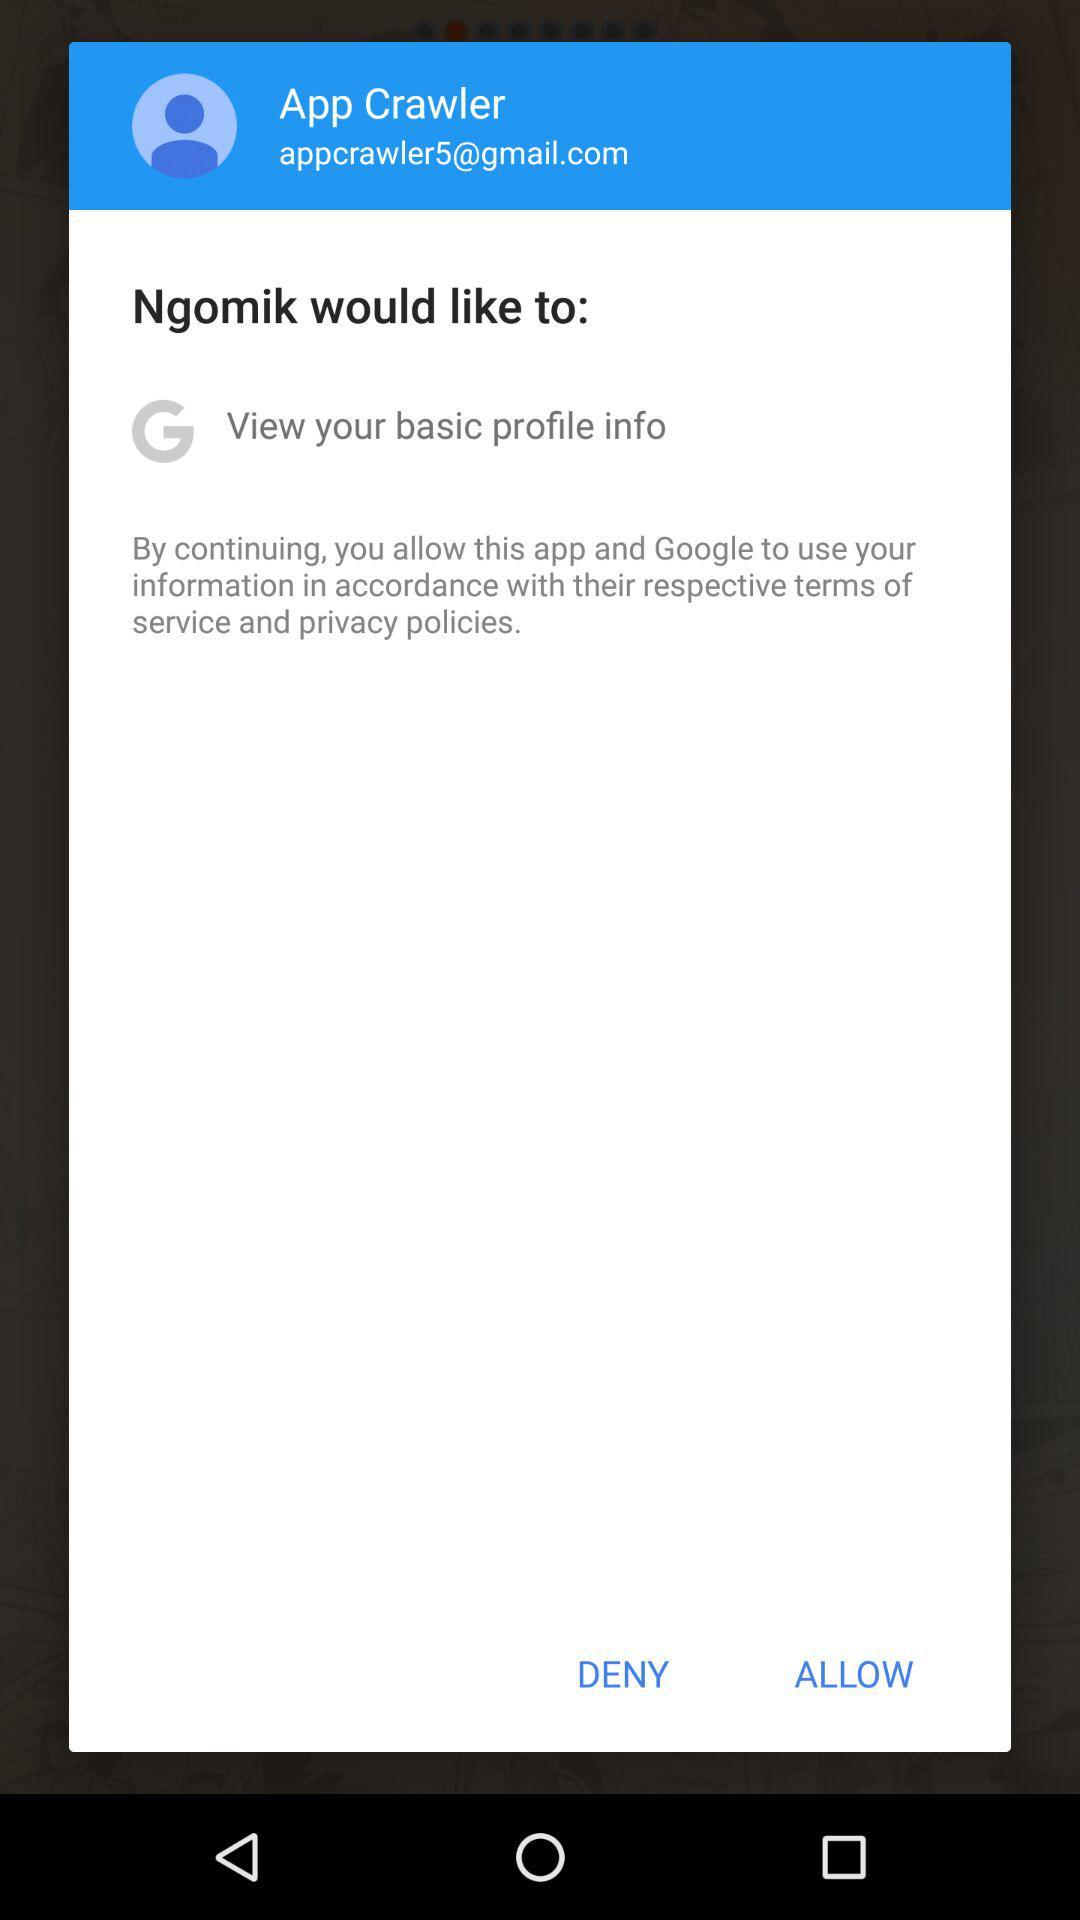 The height and width of the screenshot is (1920, 1080). I want to click on the appcrawler5@gmail.com, so click(454, 150).